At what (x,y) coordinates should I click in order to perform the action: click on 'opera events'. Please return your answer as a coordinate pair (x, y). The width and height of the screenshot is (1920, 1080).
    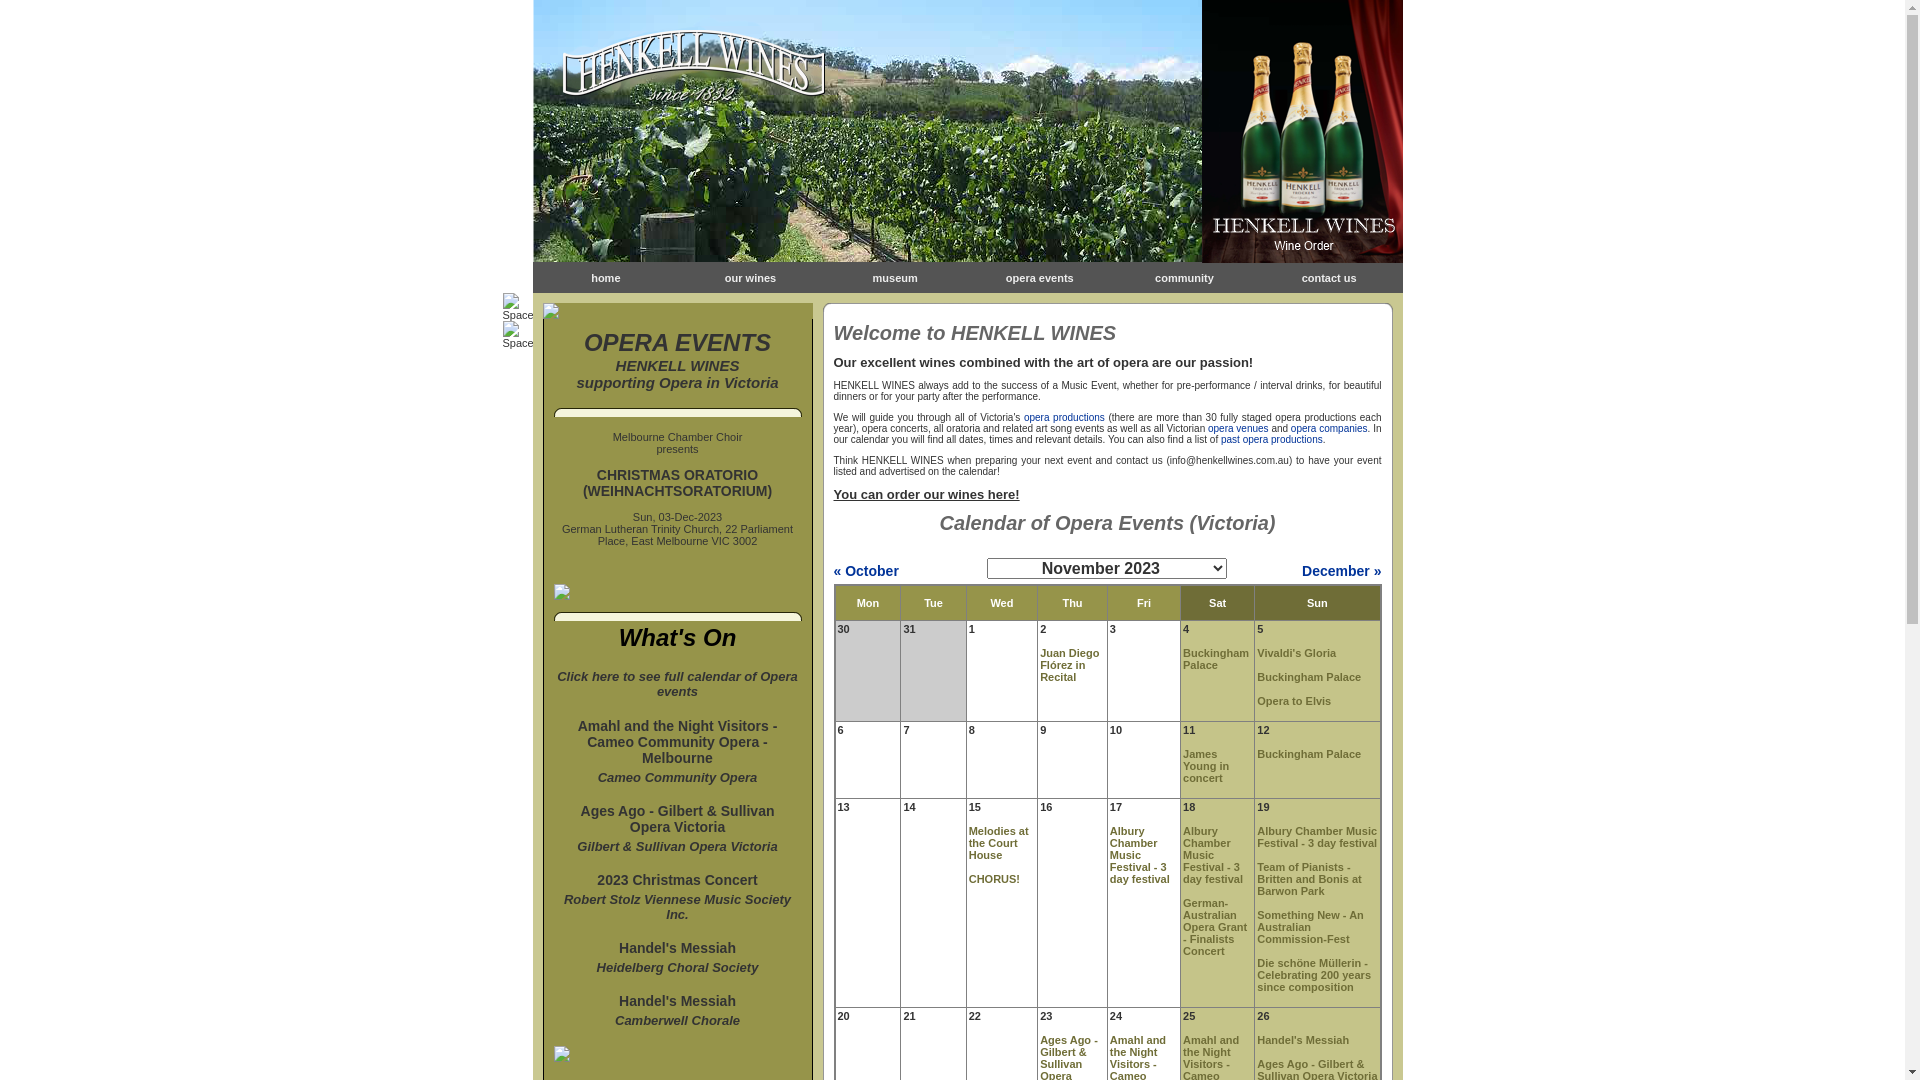
    Looking at the image, I should click on (1006, 277).